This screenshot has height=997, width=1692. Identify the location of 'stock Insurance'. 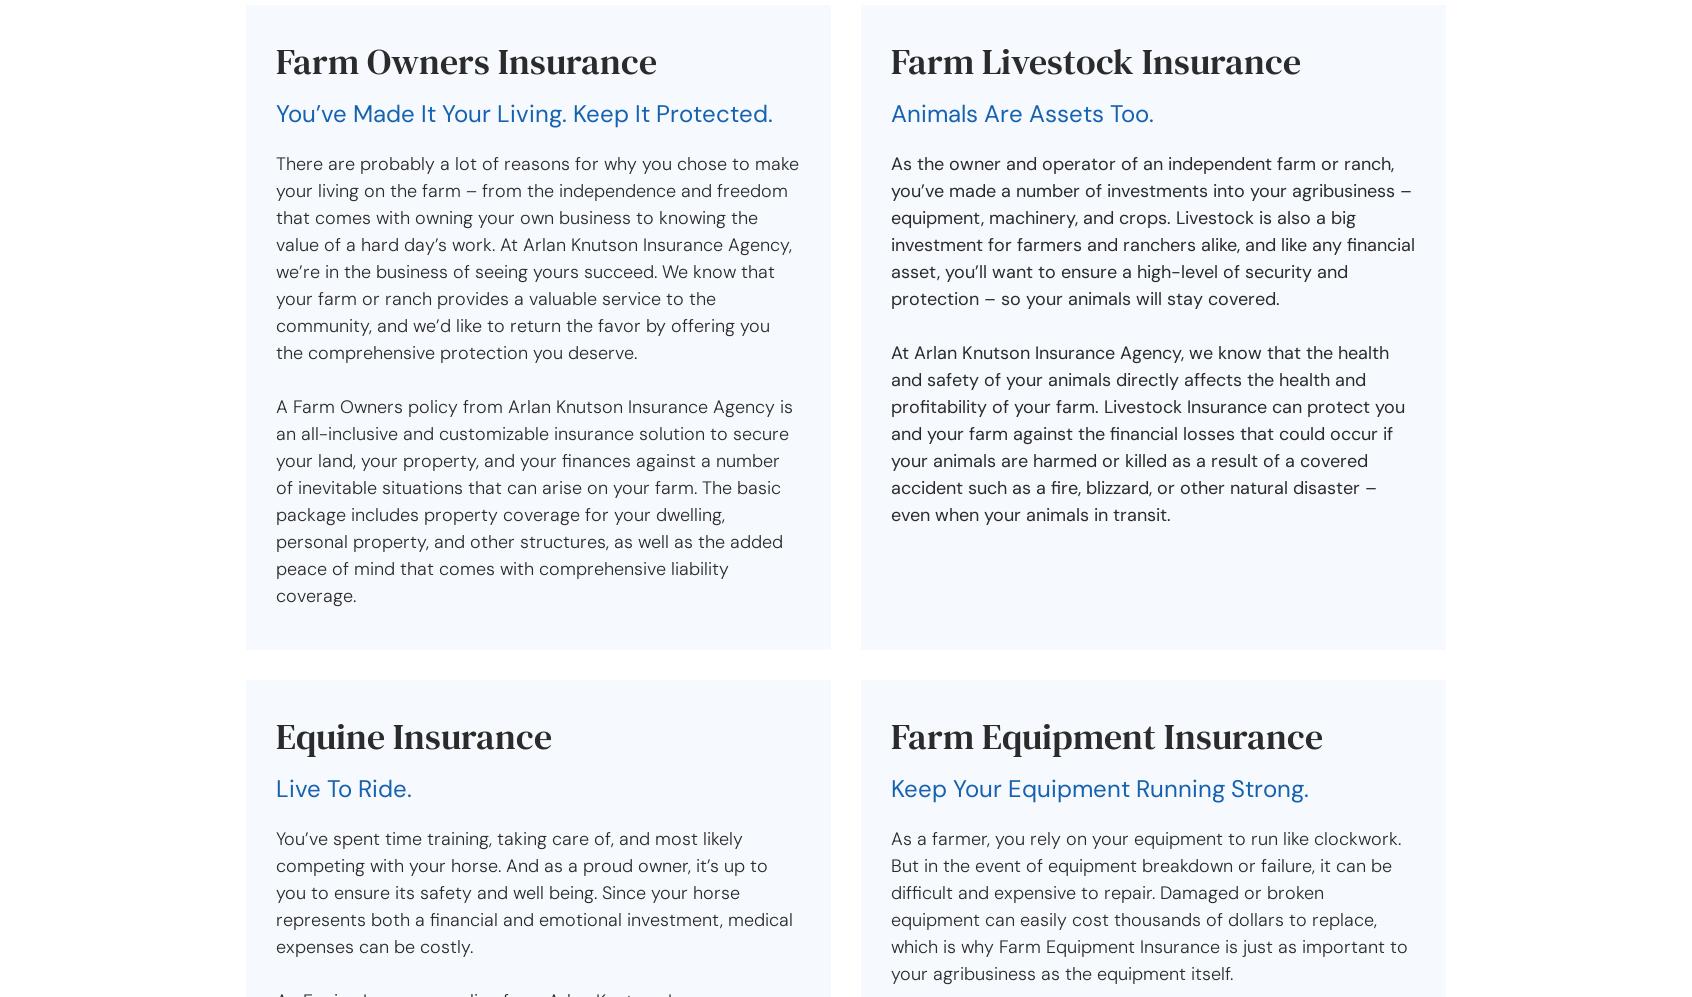
(1173, 60).